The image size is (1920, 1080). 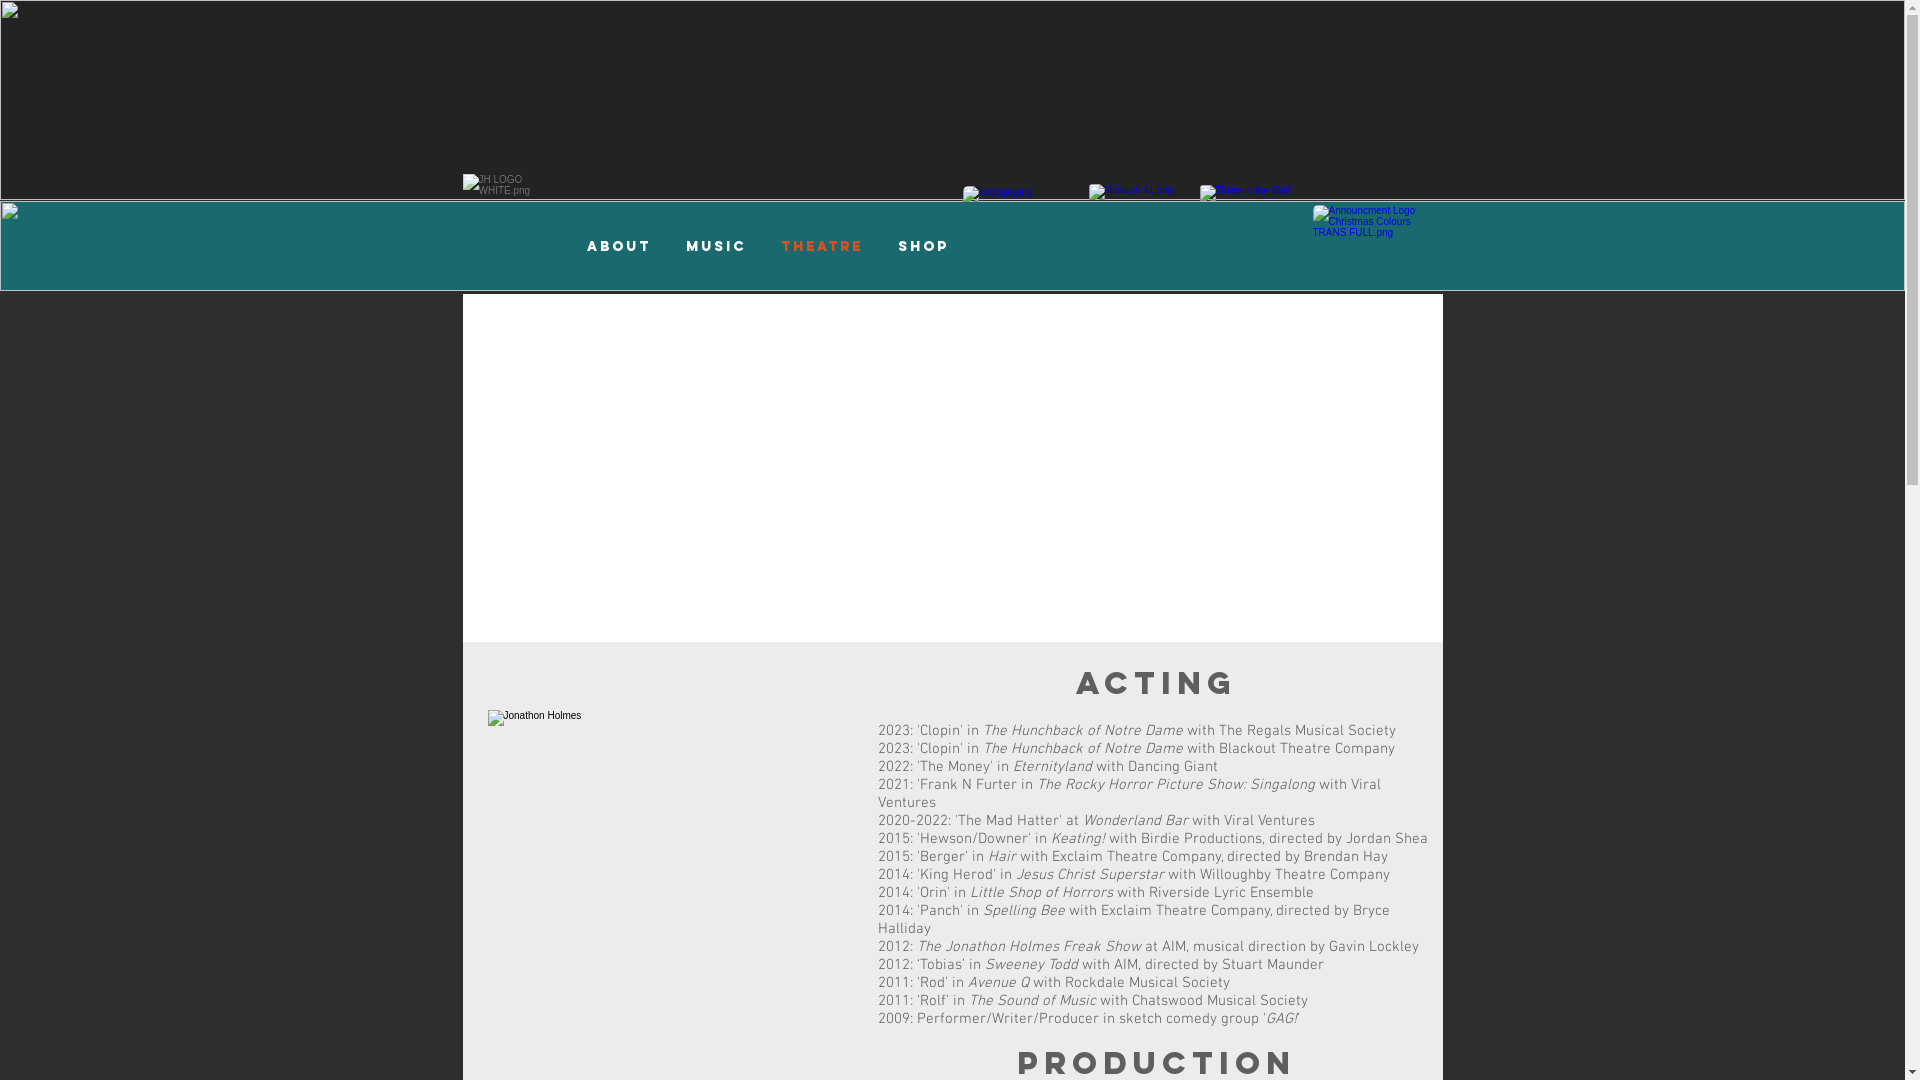 I want to click on 'SHOP', so click(x=921, y=245).